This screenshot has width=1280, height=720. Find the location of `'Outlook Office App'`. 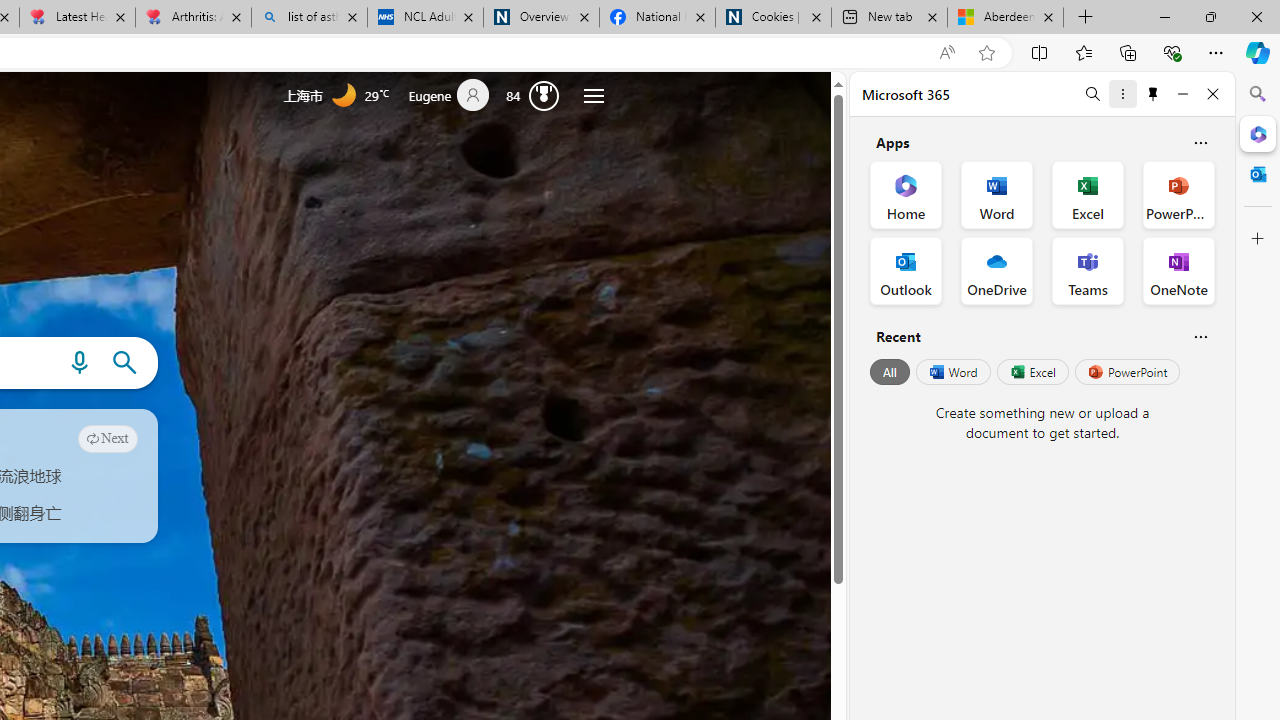

'Outlook Office App' is located at coordinates (905, 271).